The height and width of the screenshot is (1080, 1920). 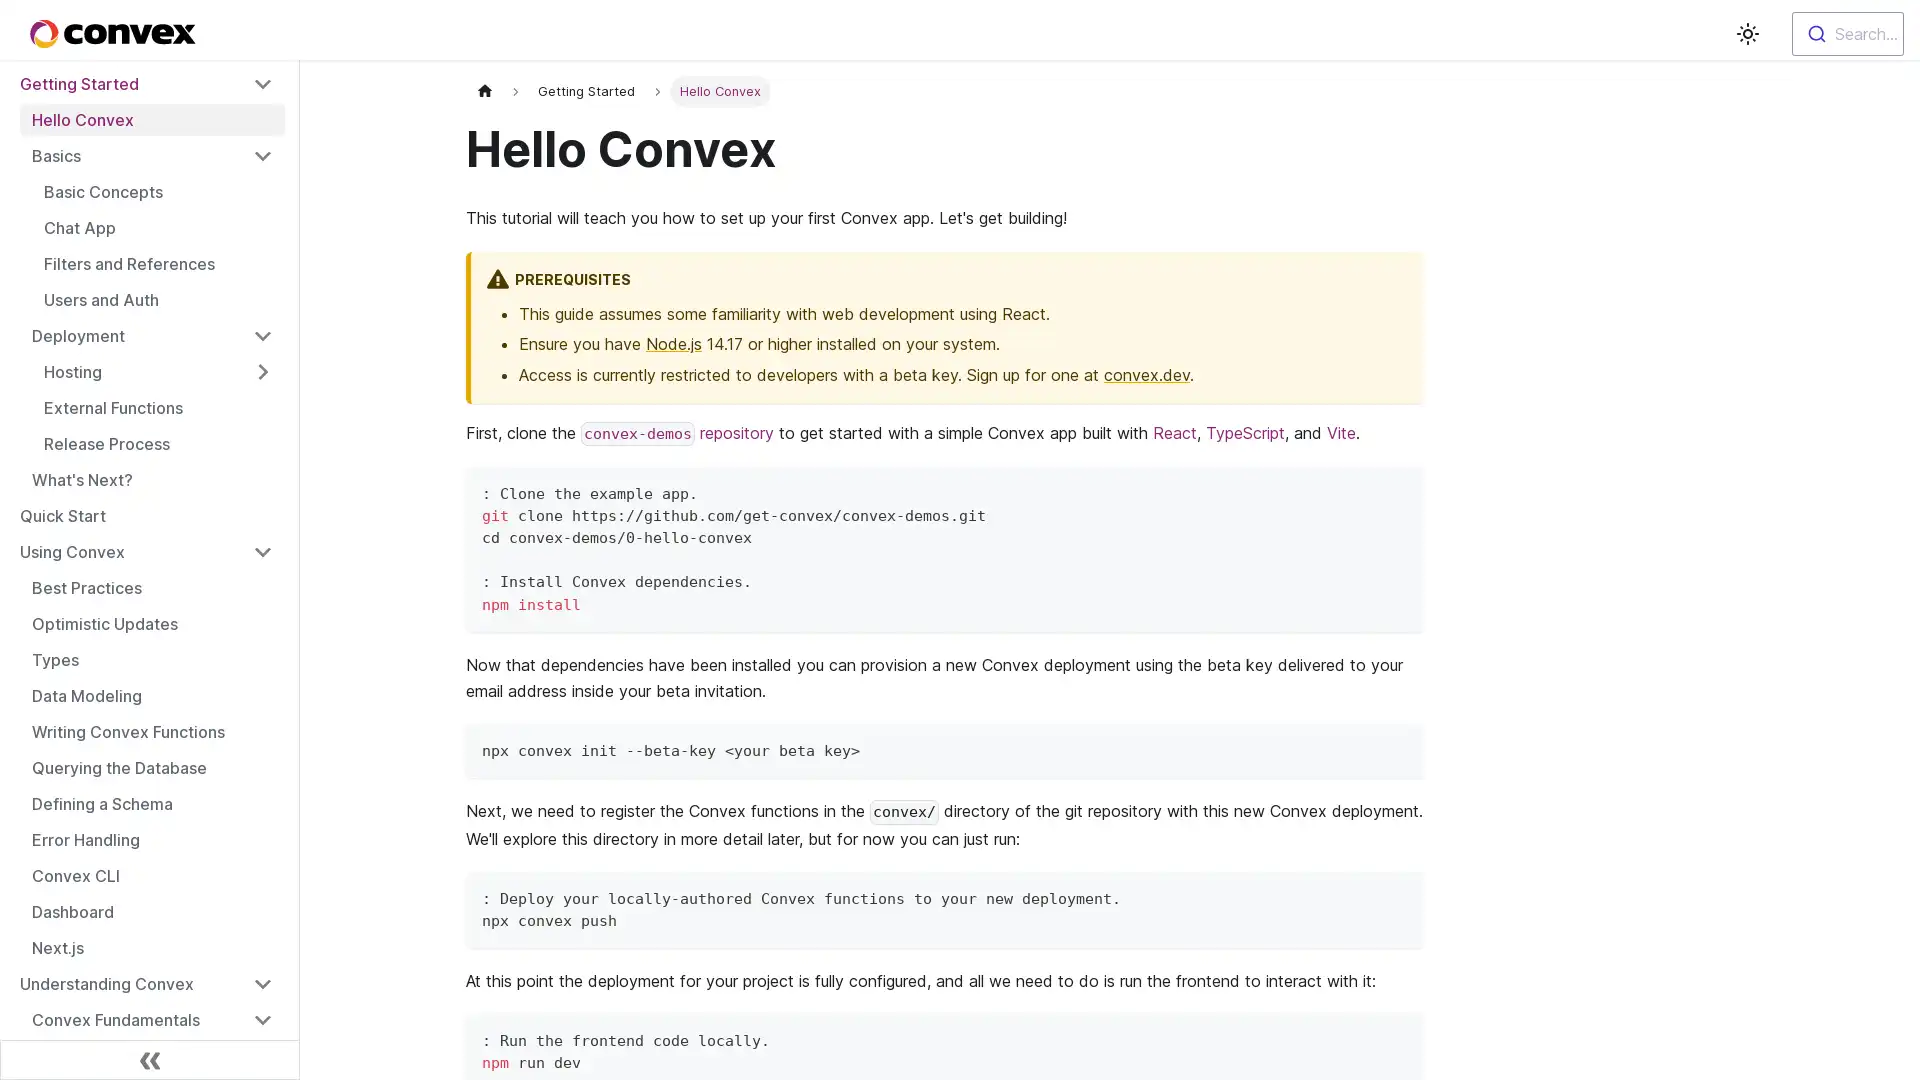 I want to click on Toggle the collapsible sidebar category 'Understanding Convex', so click(x=262, y=982).